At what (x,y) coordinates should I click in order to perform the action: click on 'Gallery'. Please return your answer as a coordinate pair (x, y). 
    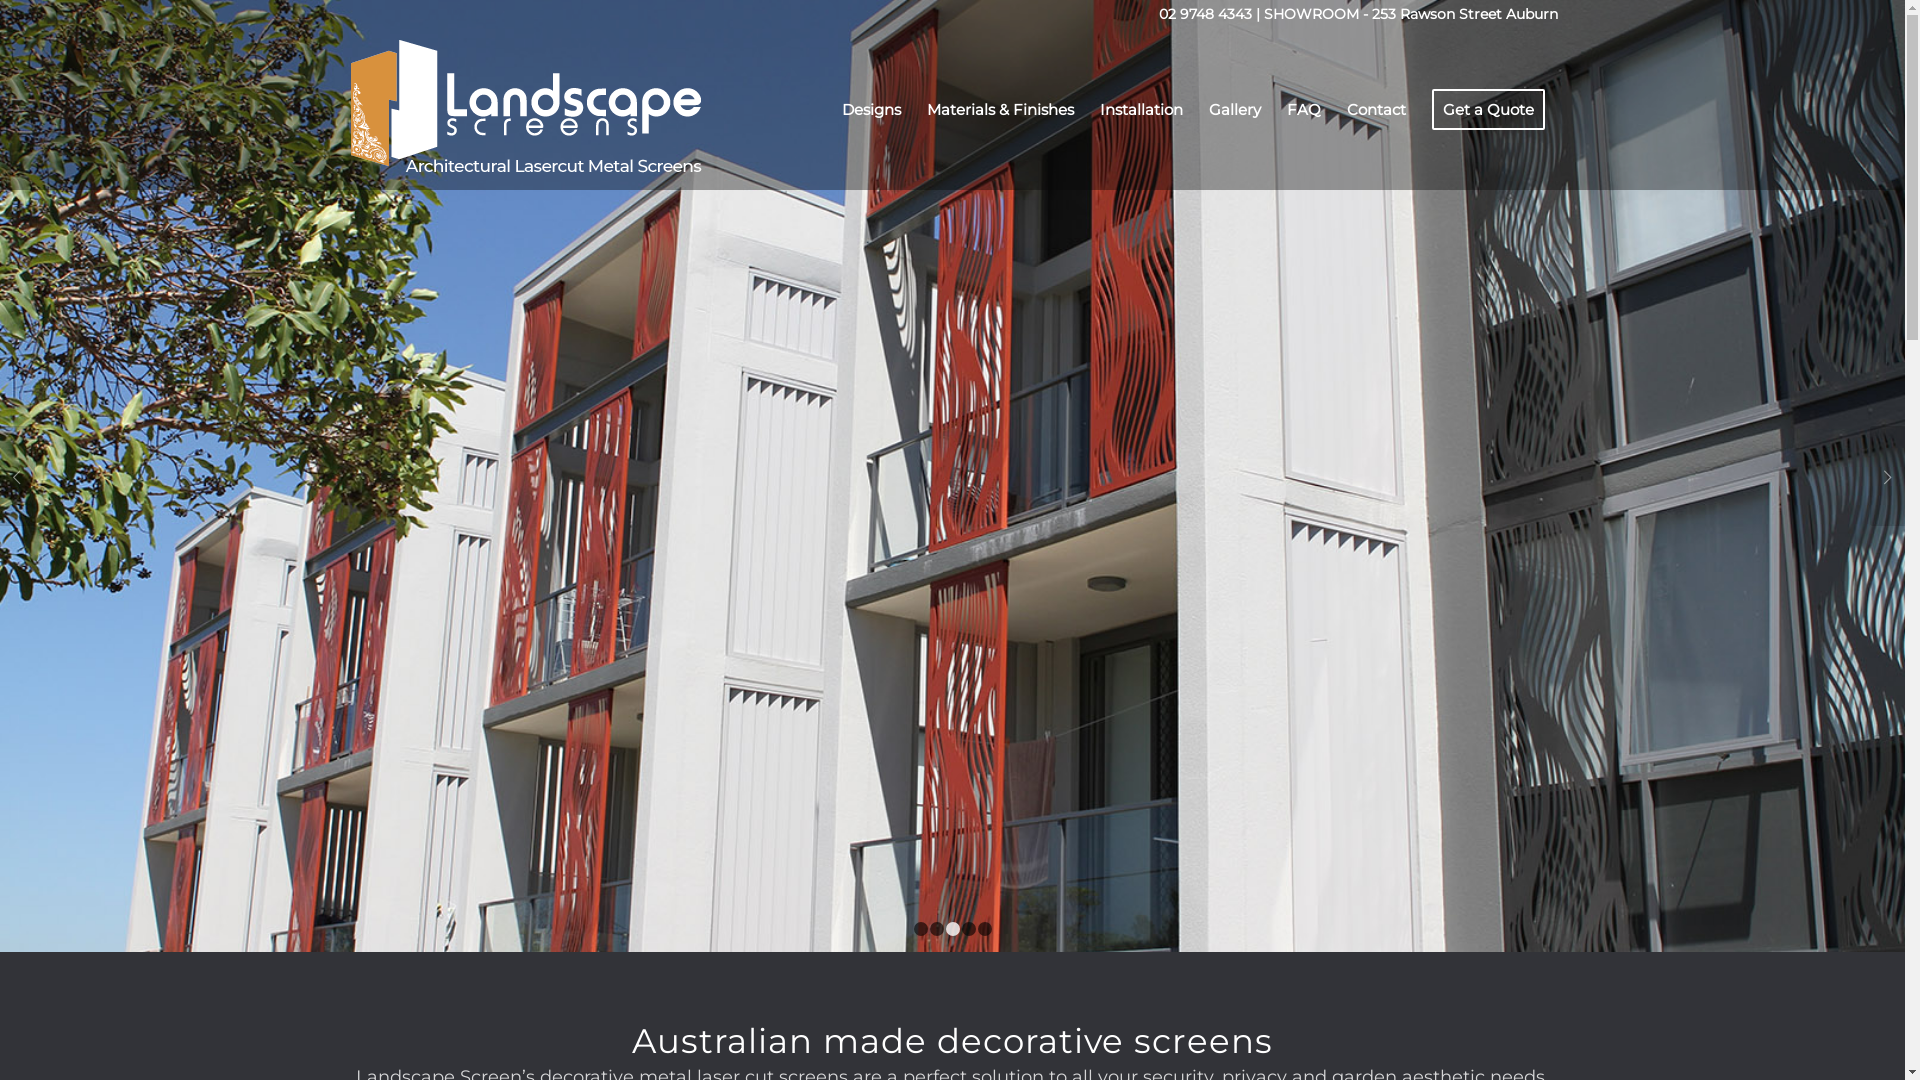
    Looking at the image, I should click on (1233, 110).